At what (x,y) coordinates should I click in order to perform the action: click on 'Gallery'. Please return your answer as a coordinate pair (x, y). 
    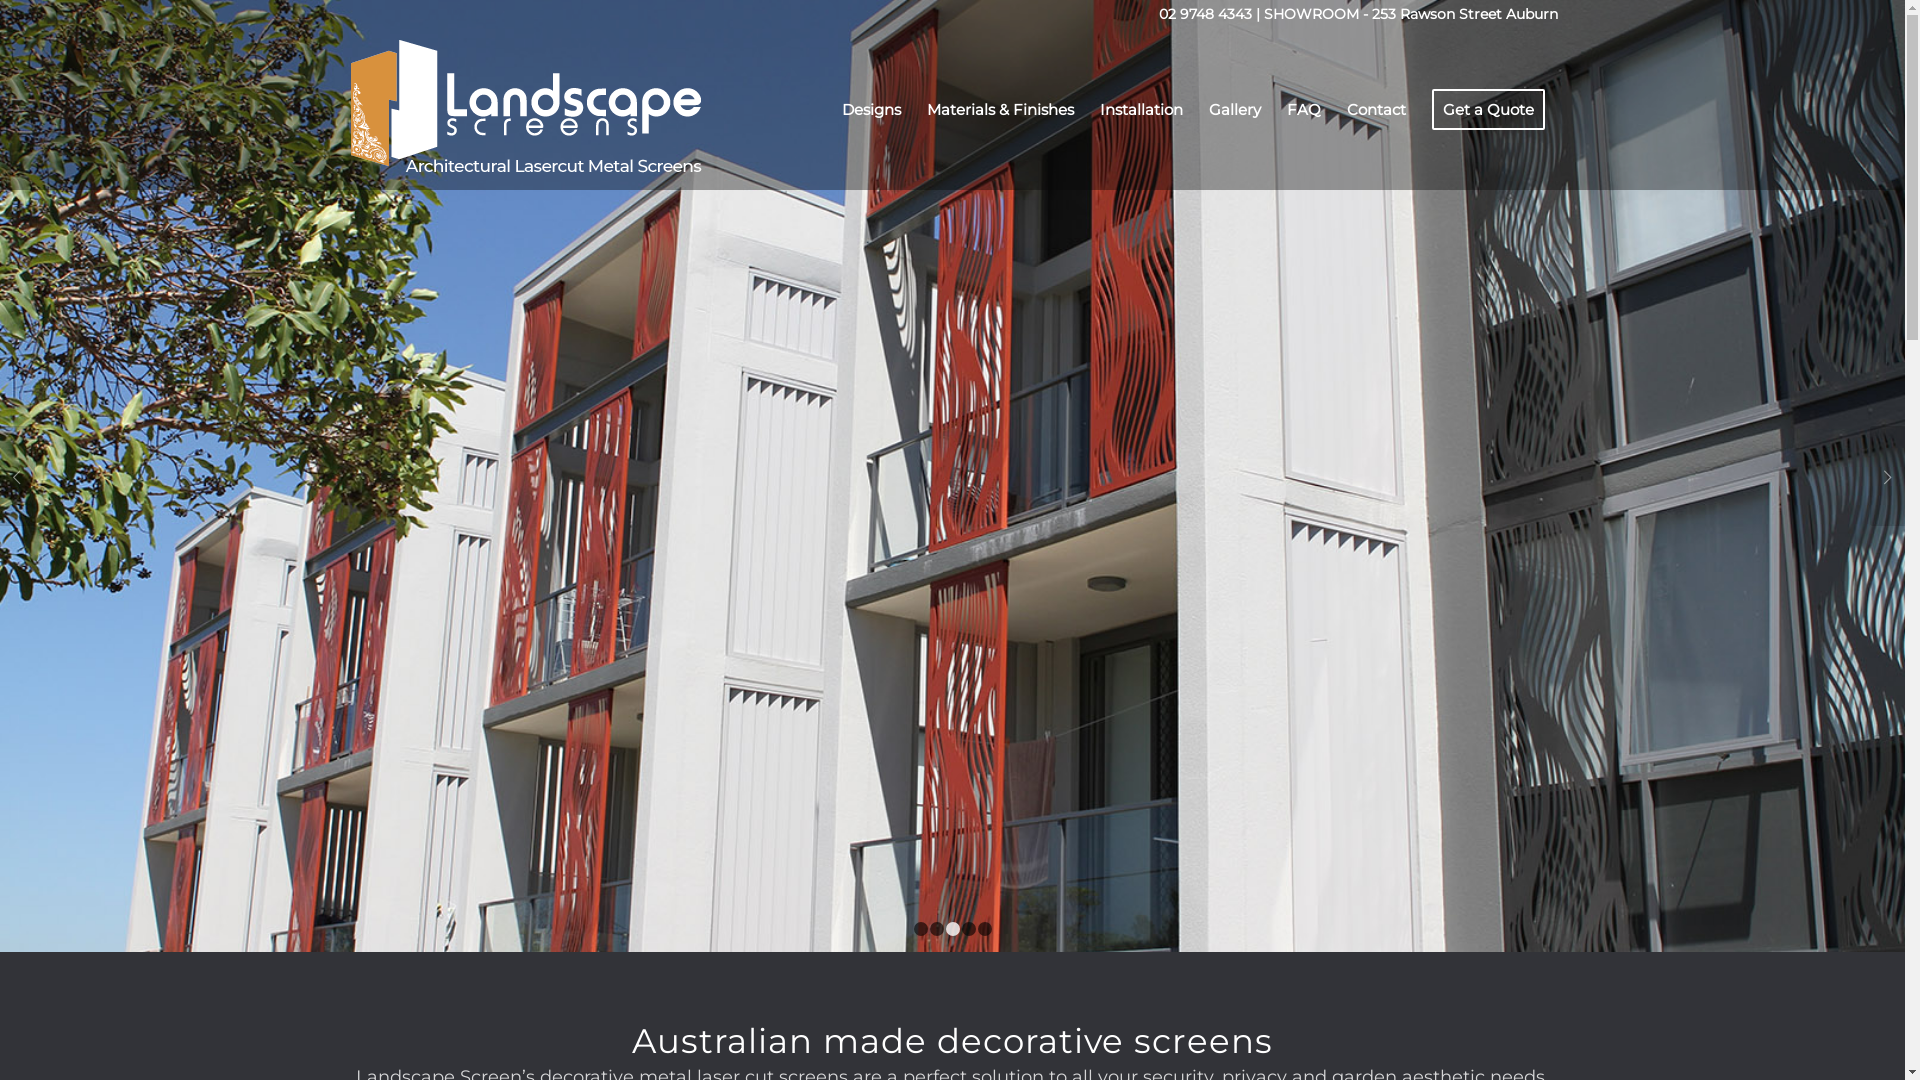
    Looking at the image, I should click on (1233, 110).